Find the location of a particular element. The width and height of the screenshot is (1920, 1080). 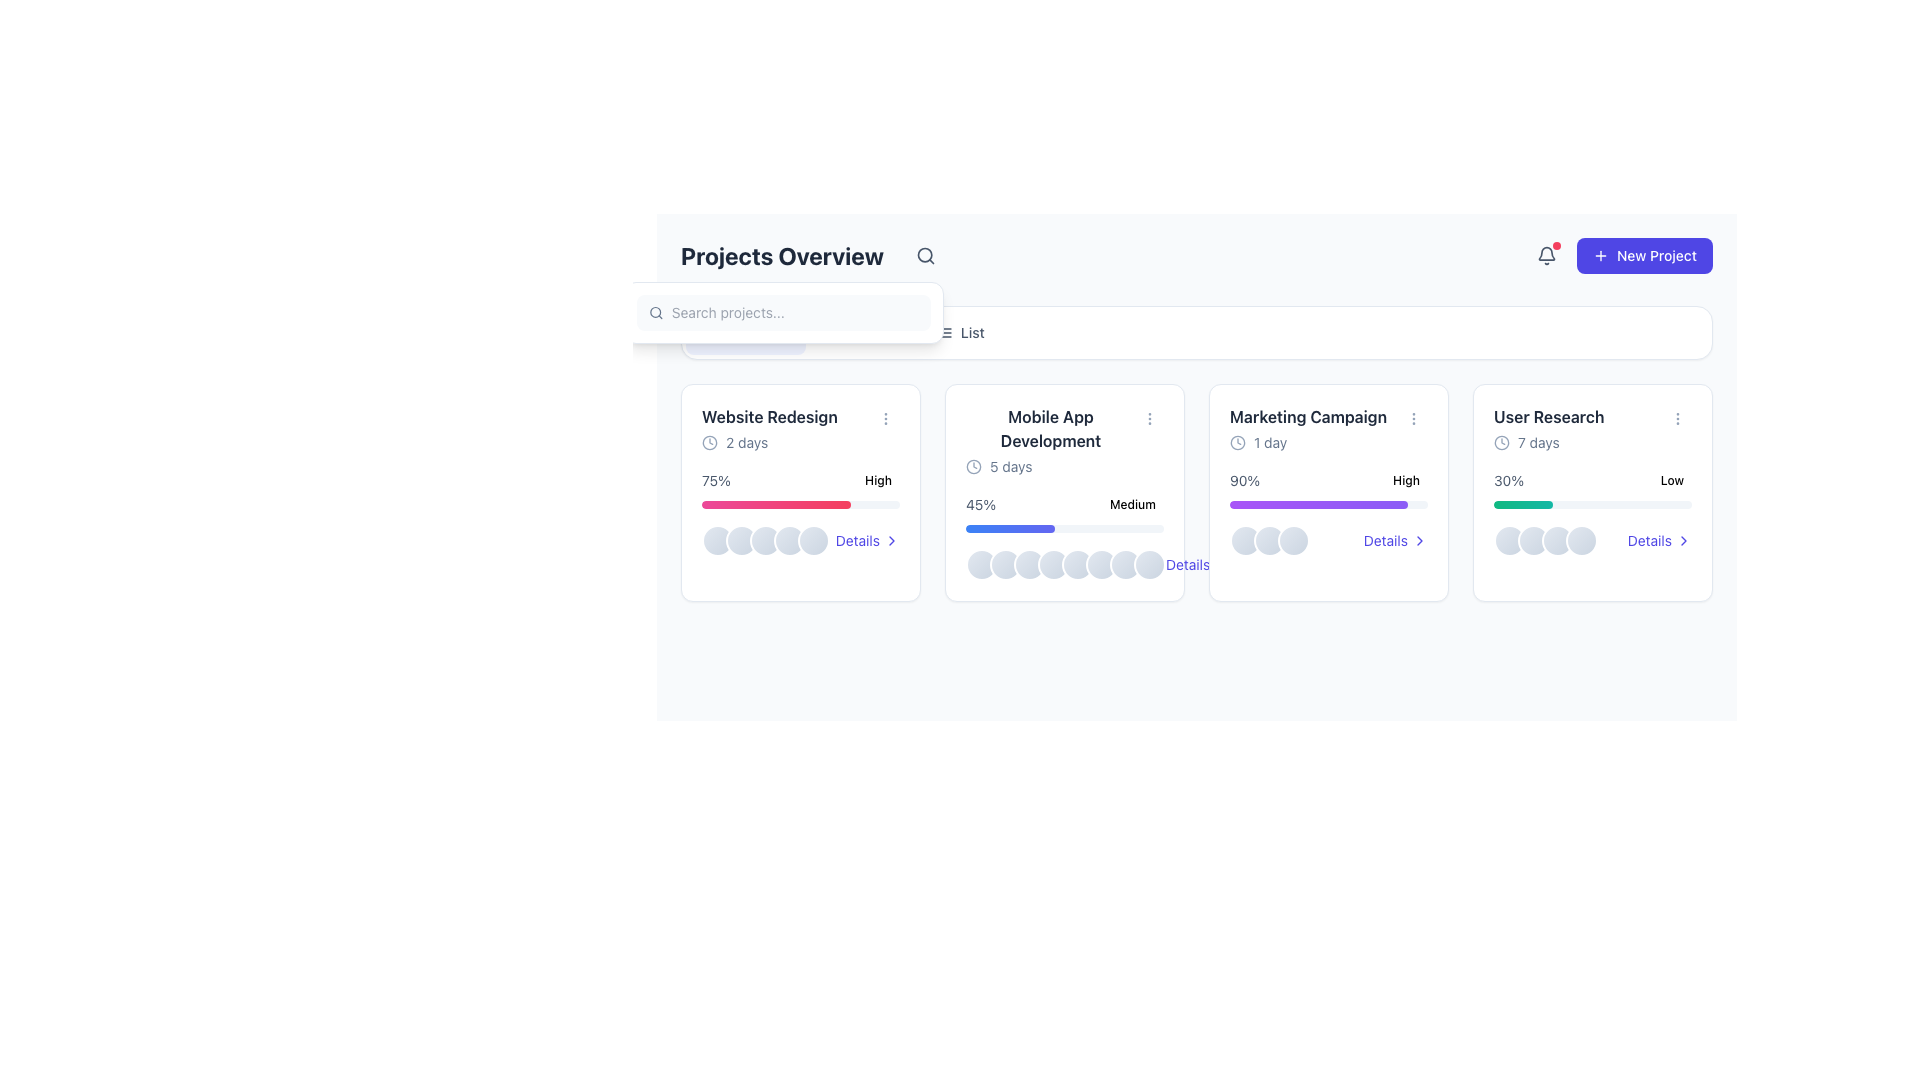

the Text label displaying the duration for the 'User Research' task located directly below the header and icon in the 'User Research' section is located at coordinates (1548, 442).